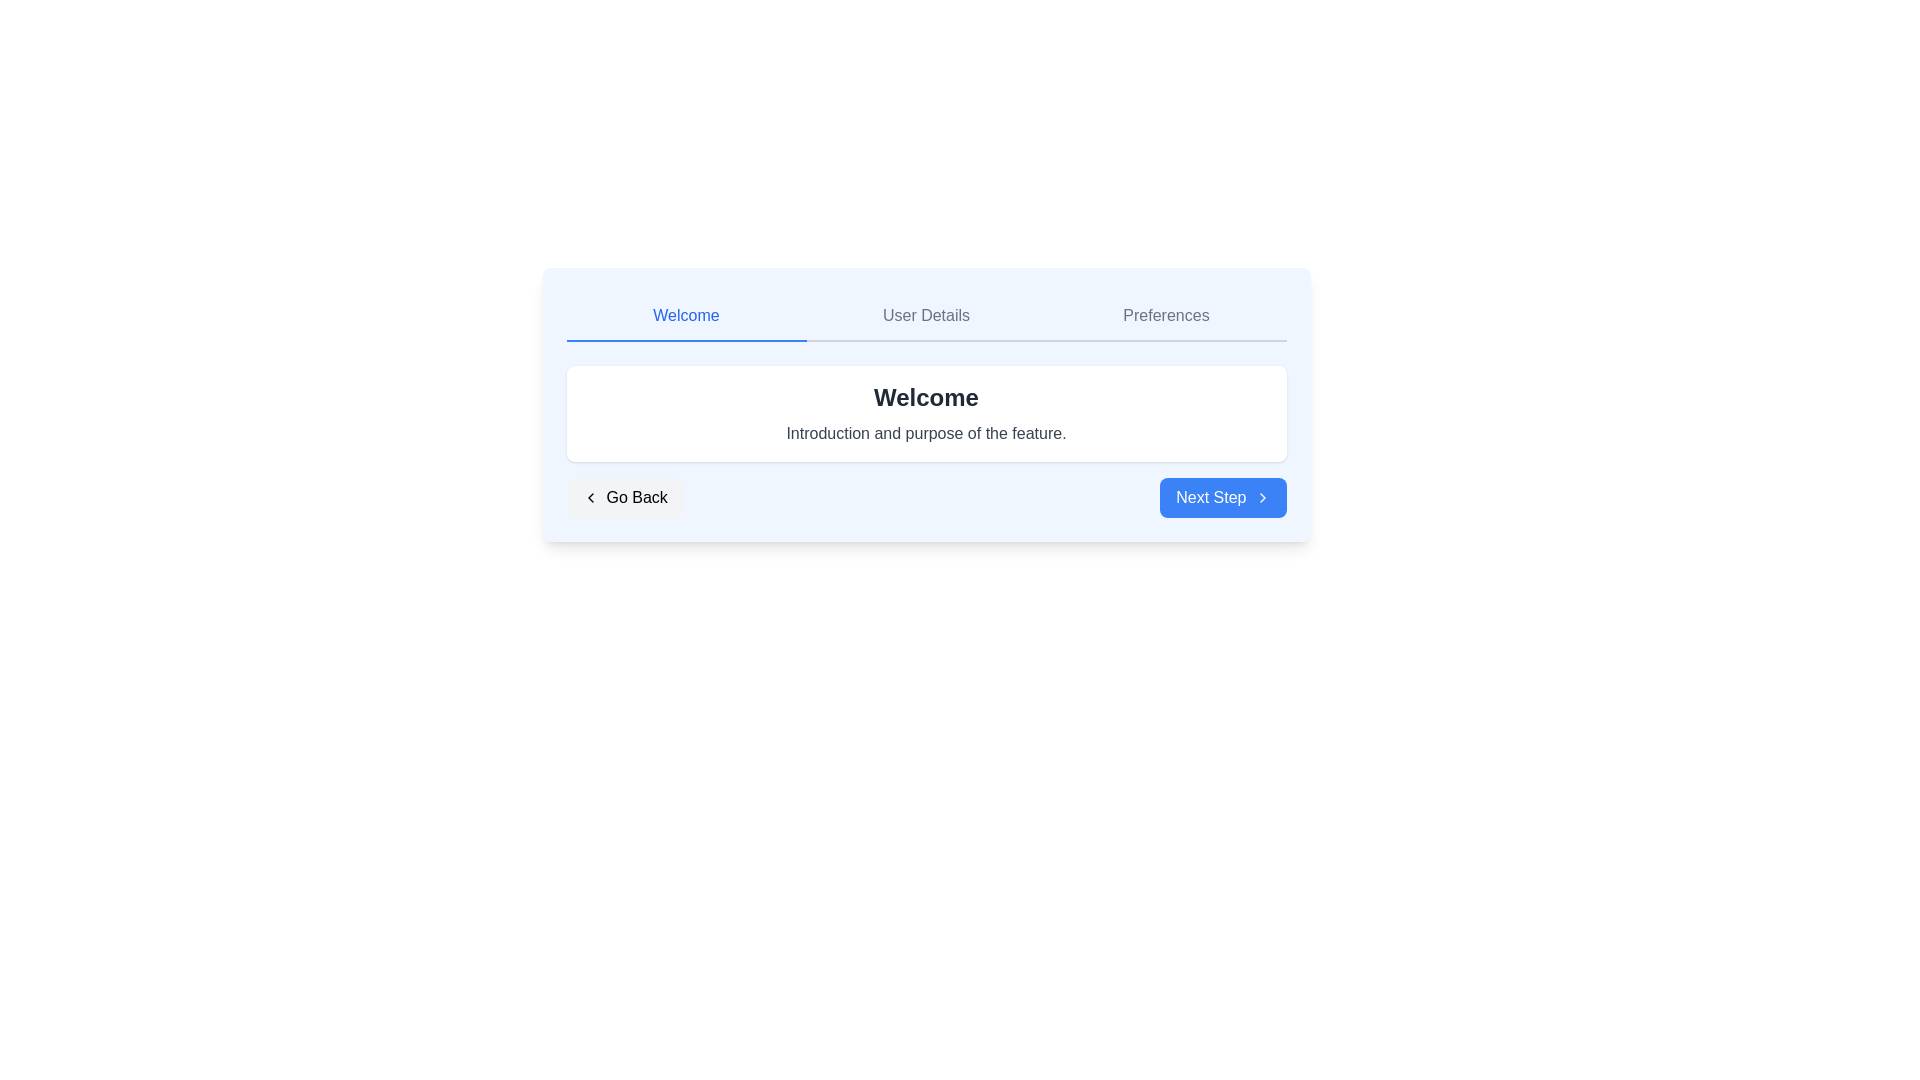  I want to click on the 'Welcome' tab, the first tab in the navigational tab list, so click(686, 315).